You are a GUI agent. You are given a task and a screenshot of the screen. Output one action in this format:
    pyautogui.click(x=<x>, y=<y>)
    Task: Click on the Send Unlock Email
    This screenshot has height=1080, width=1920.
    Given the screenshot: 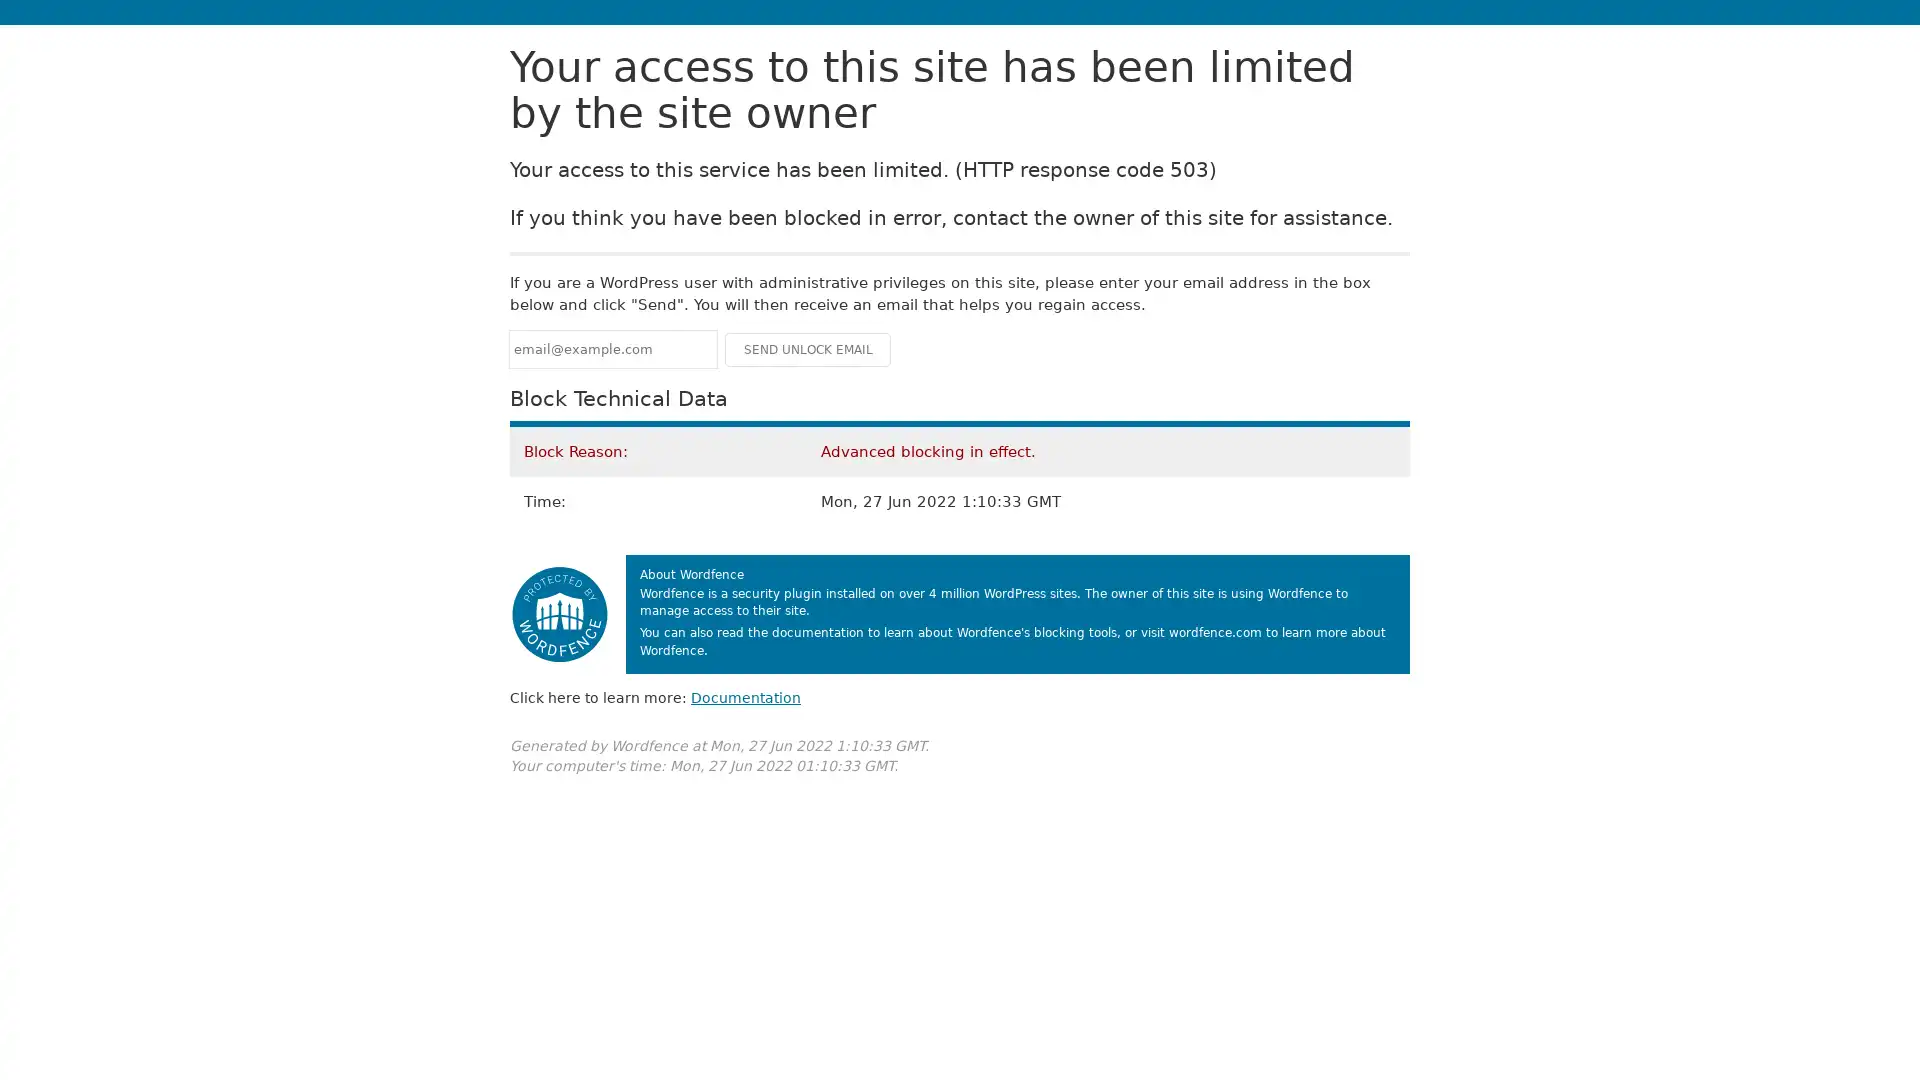 What is the action you would take?
    pyautogui.click(x=807, y=348)
    